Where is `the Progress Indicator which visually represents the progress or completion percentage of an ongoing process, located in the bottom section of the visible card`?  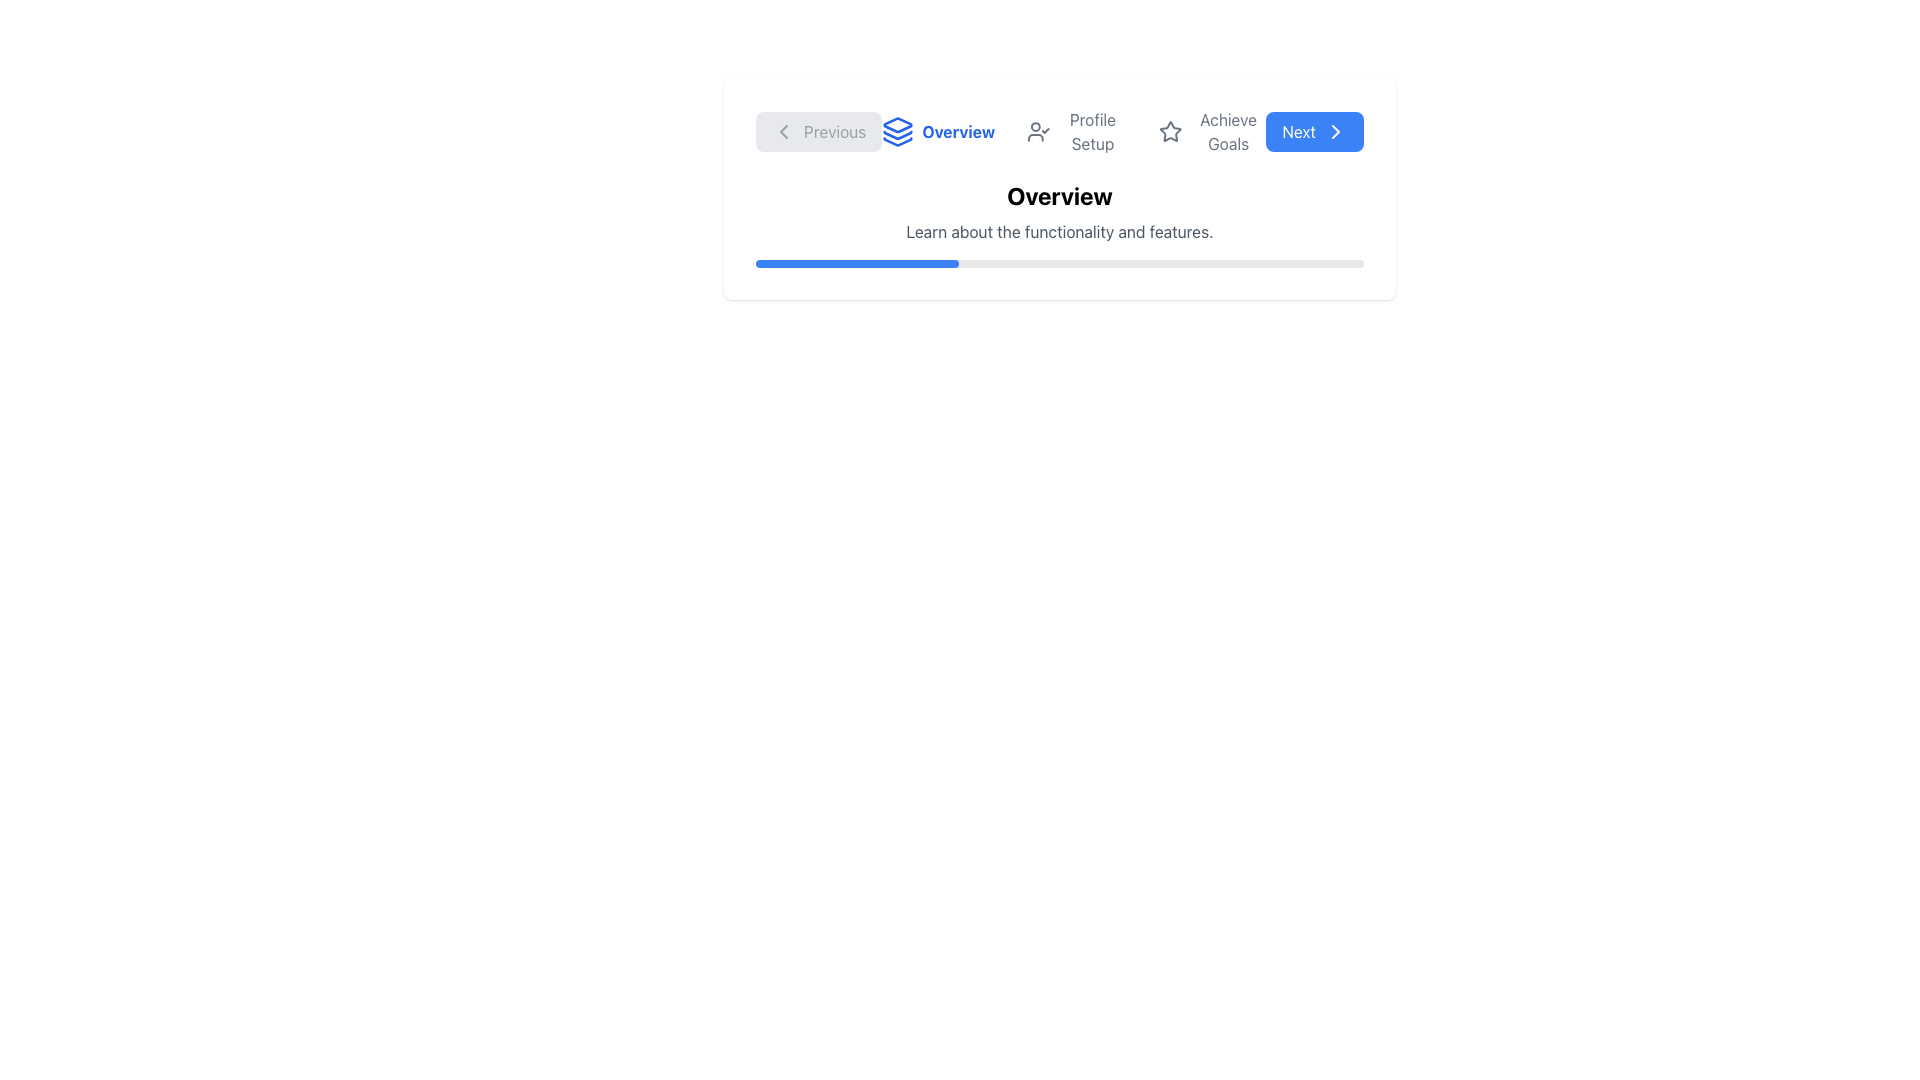
the Progress Indicator which visually represents the progress or completion percentage of an ongoing process, located in the bottom section of the visible card is located at coordinates (857, 262).